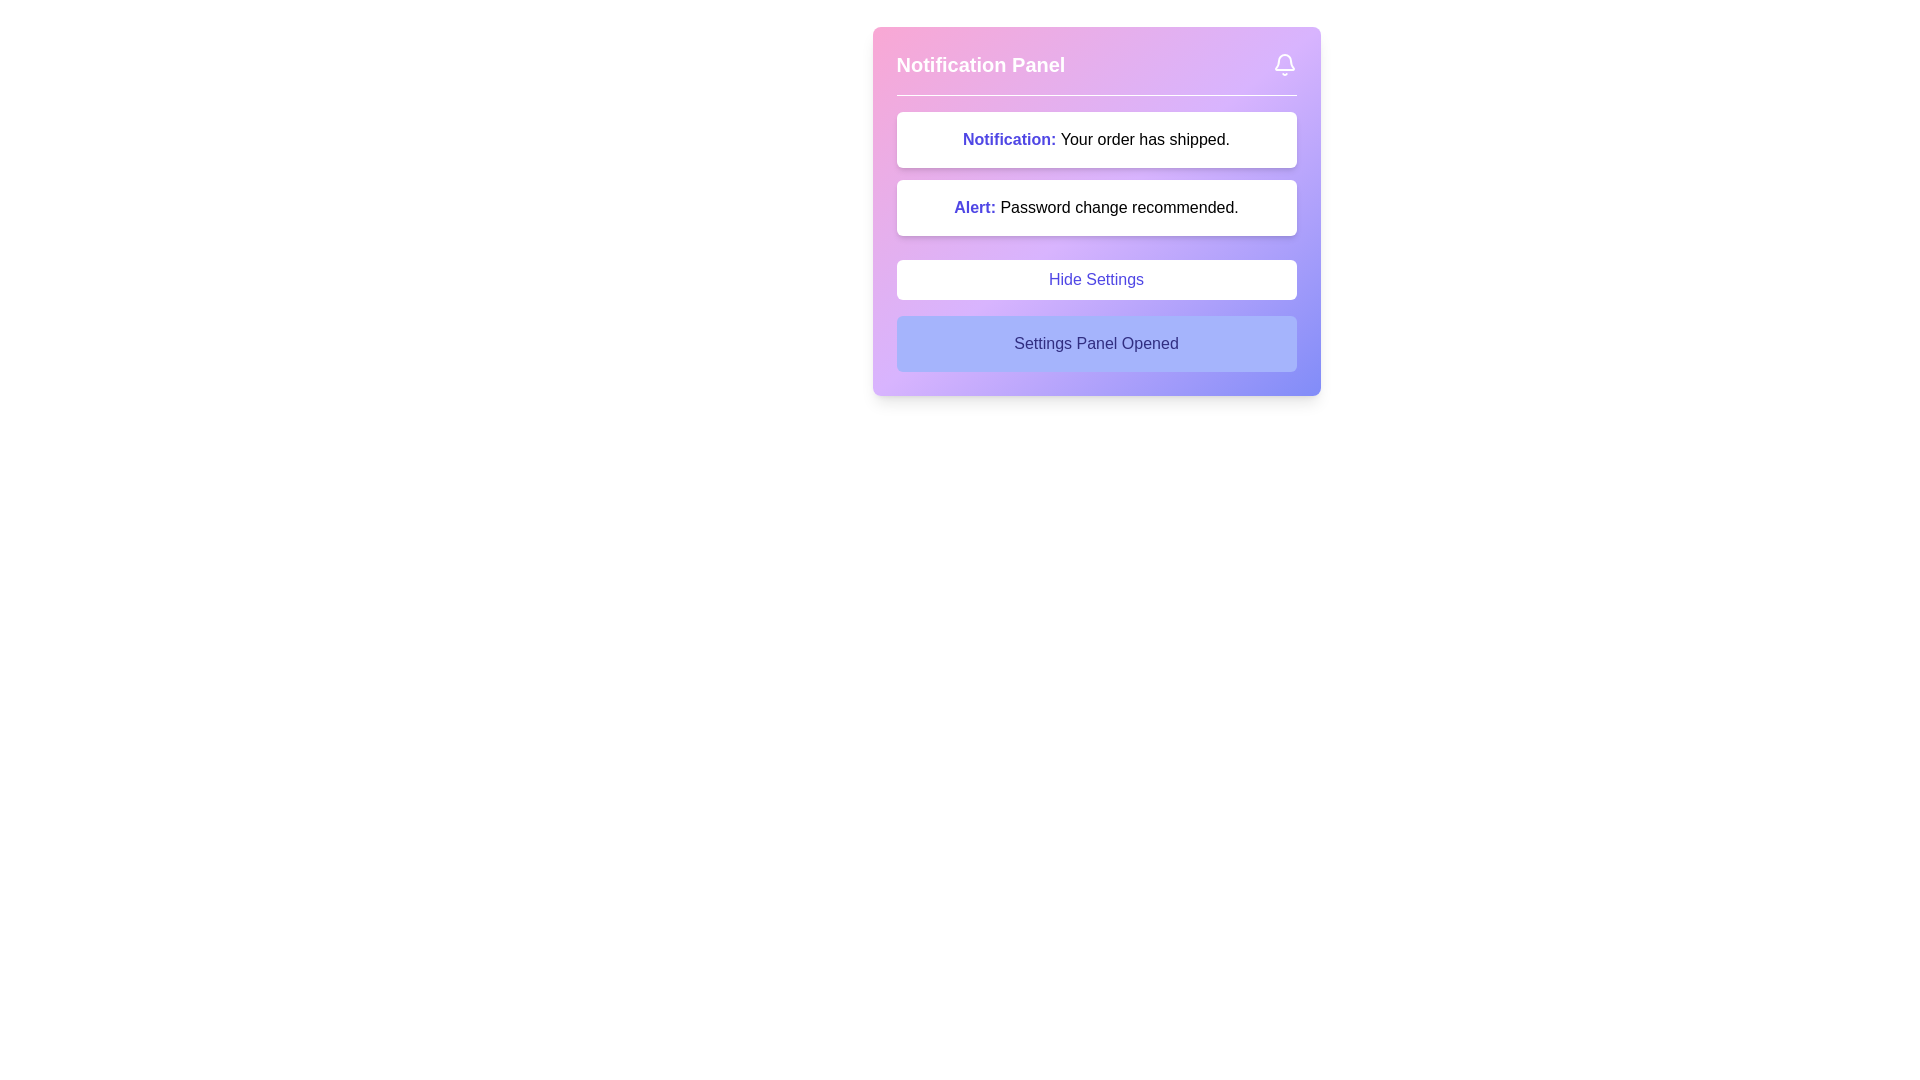 Image resolution: width=1920 pixels, height=1080 pixels. I want to click on the 'Settings Panel Opened' text label, which is a rectangular panel with a purple background and rounded corners, located in the lower section of a vertically stacked group within a notification panel, so click(1095, 342).